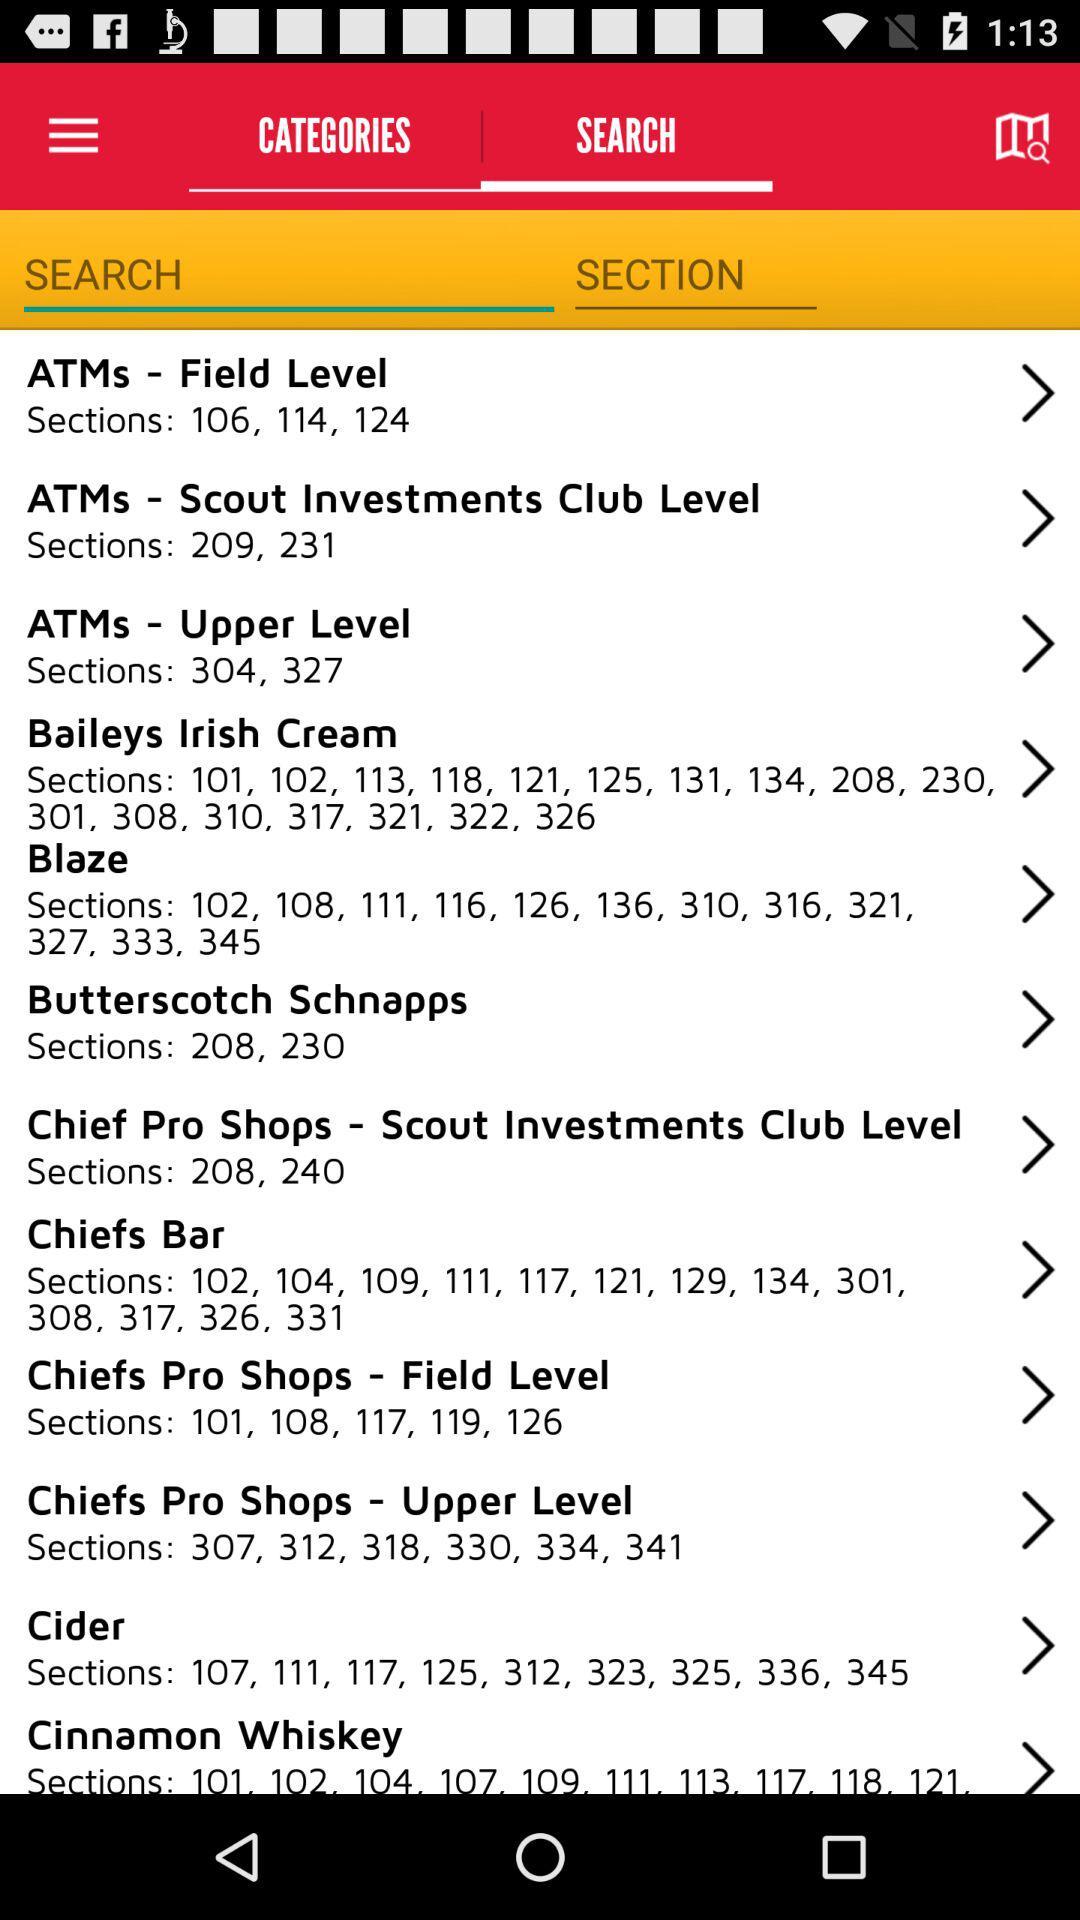  What do you see at coordinates (246, 997) in the screenshot?
I see `item above the sections: 208, 230 icon` at bounding box center [246, 997].